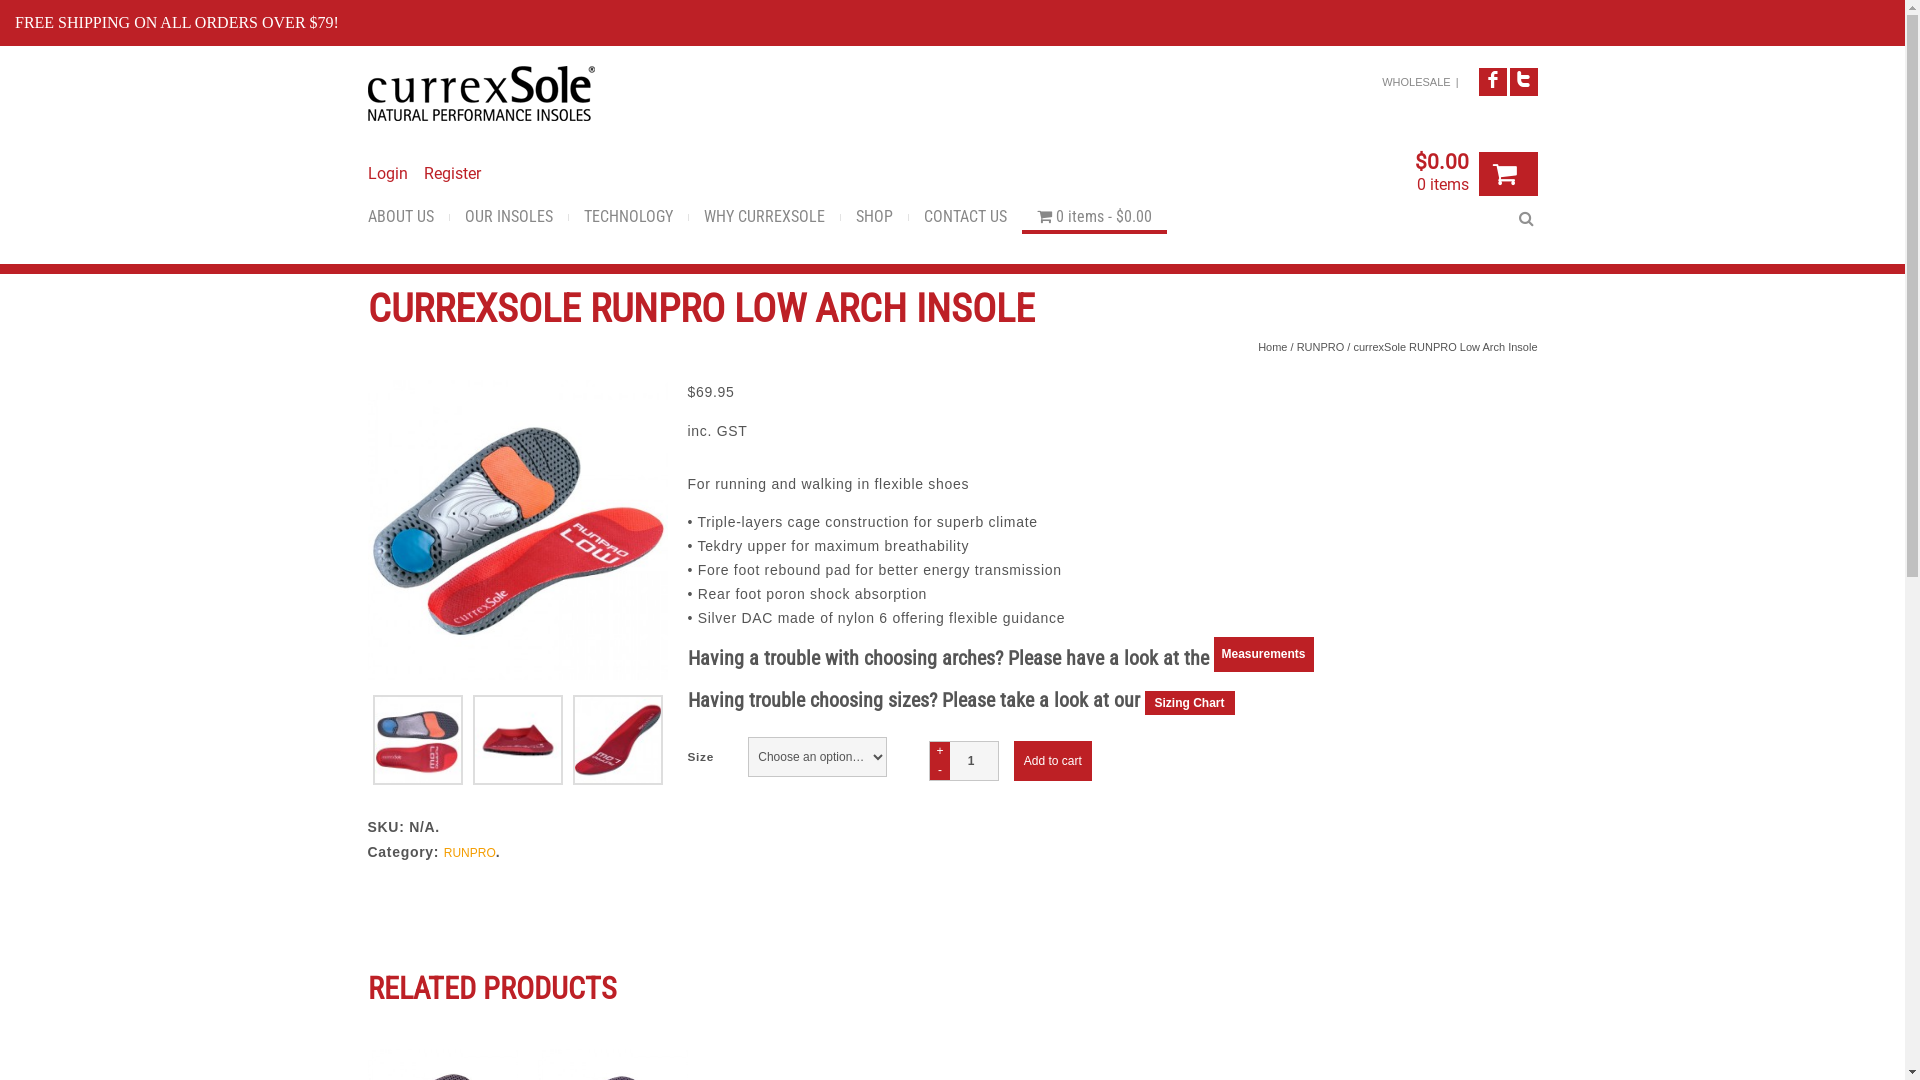 The height and width of the screenshot is (1080, 1920). What do you see at coordinates (964, 219) in the screenshot?
I see `'CONTACT US'` at bounding box center [964, 219].